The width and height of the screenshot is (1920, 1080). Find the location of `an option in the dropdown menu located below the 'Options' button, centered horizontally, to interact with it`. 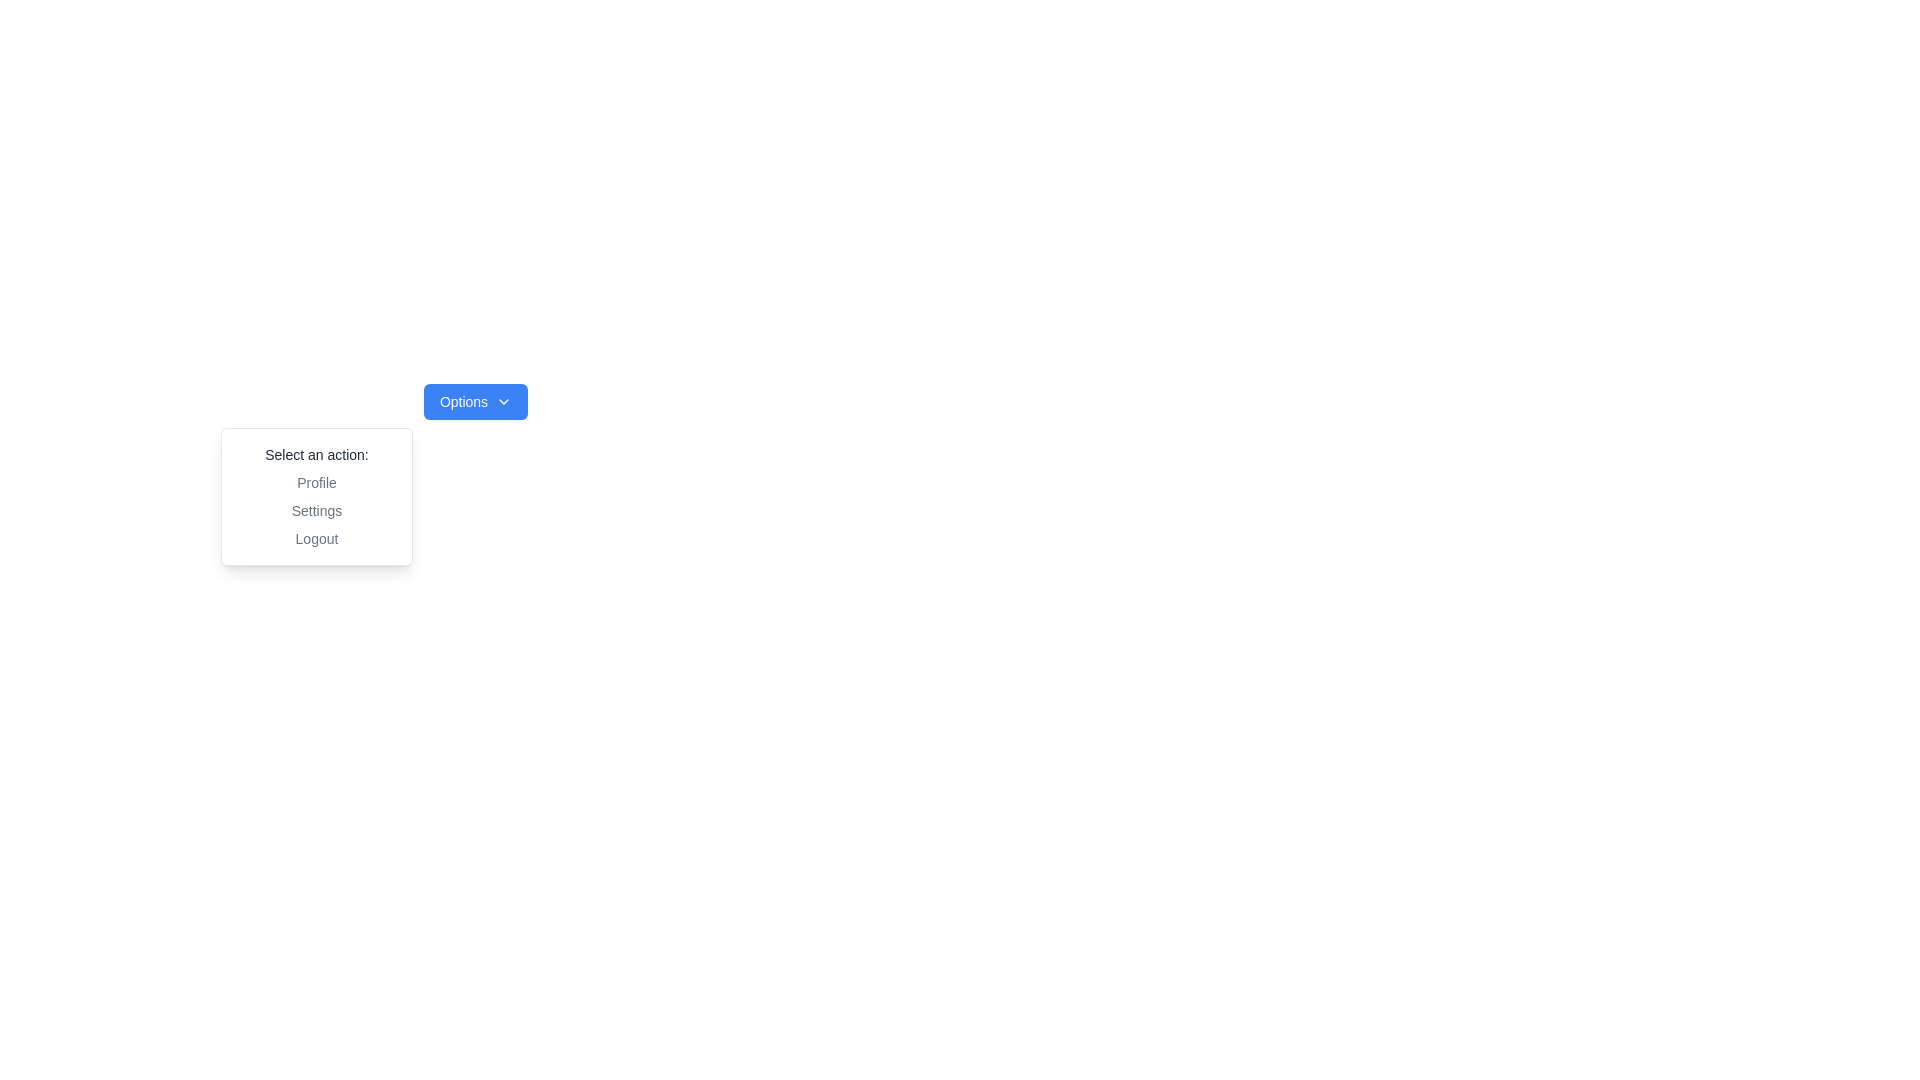

an option in the dropdown menu located below the 'Options' button, centered horizontally, to interact with it is located at coordinates (315, 496).